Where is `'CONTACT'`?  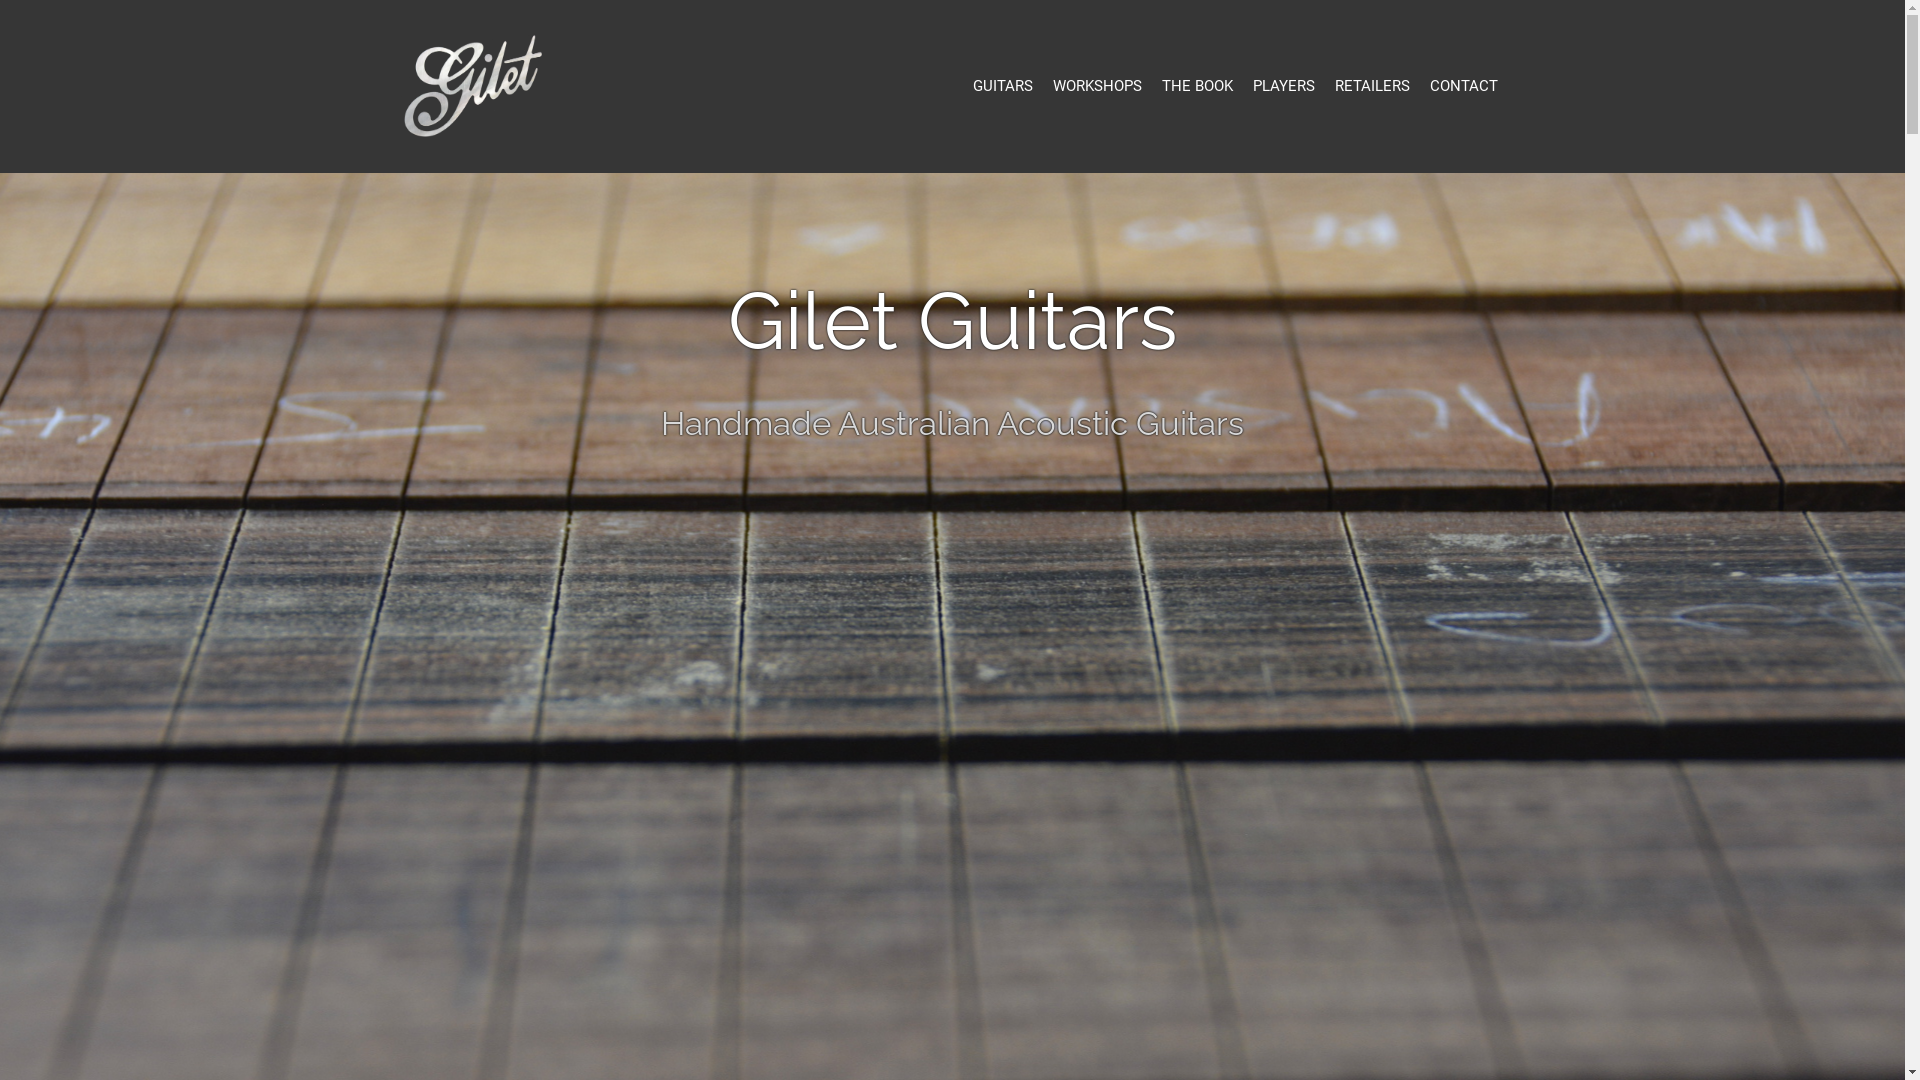 'CONTACT' is located at coordinates (1464, 85).